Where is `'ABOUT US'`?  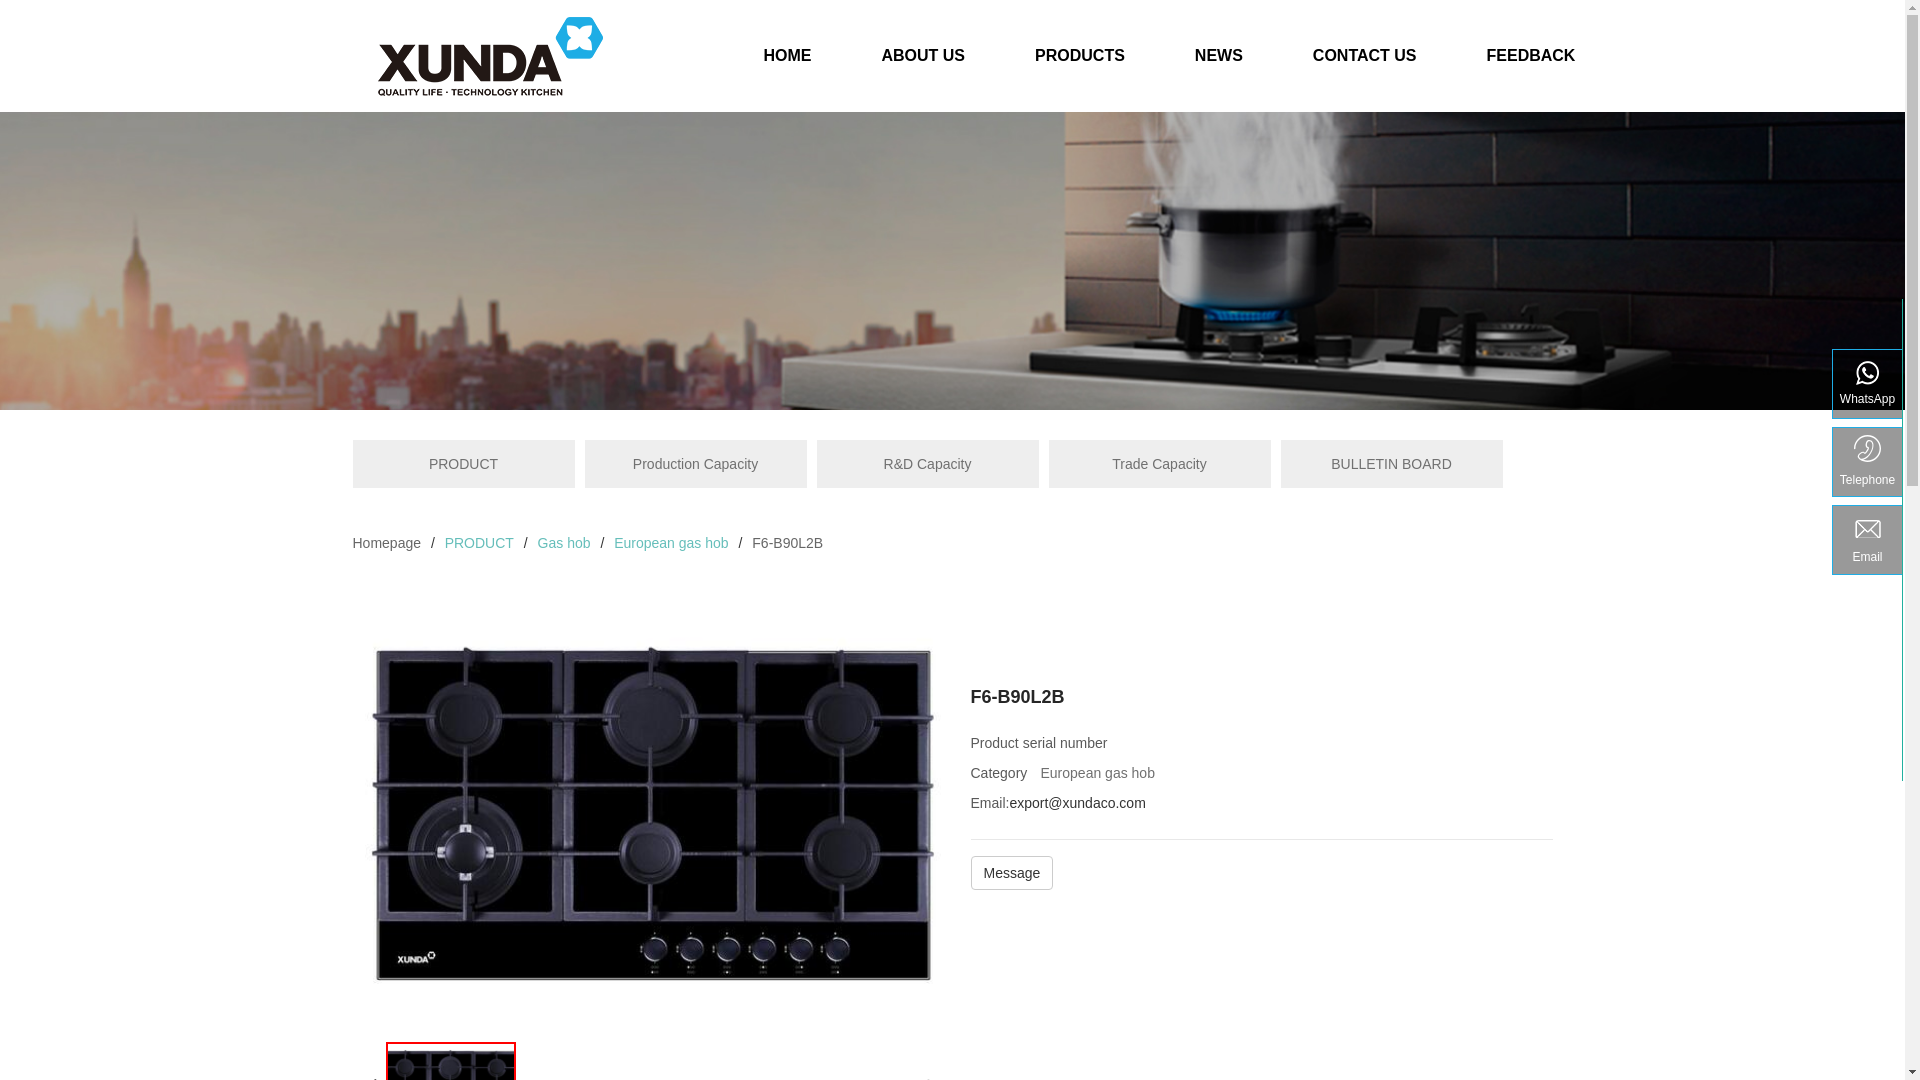
'ABOUT US' is located at coordinates (921, 63).